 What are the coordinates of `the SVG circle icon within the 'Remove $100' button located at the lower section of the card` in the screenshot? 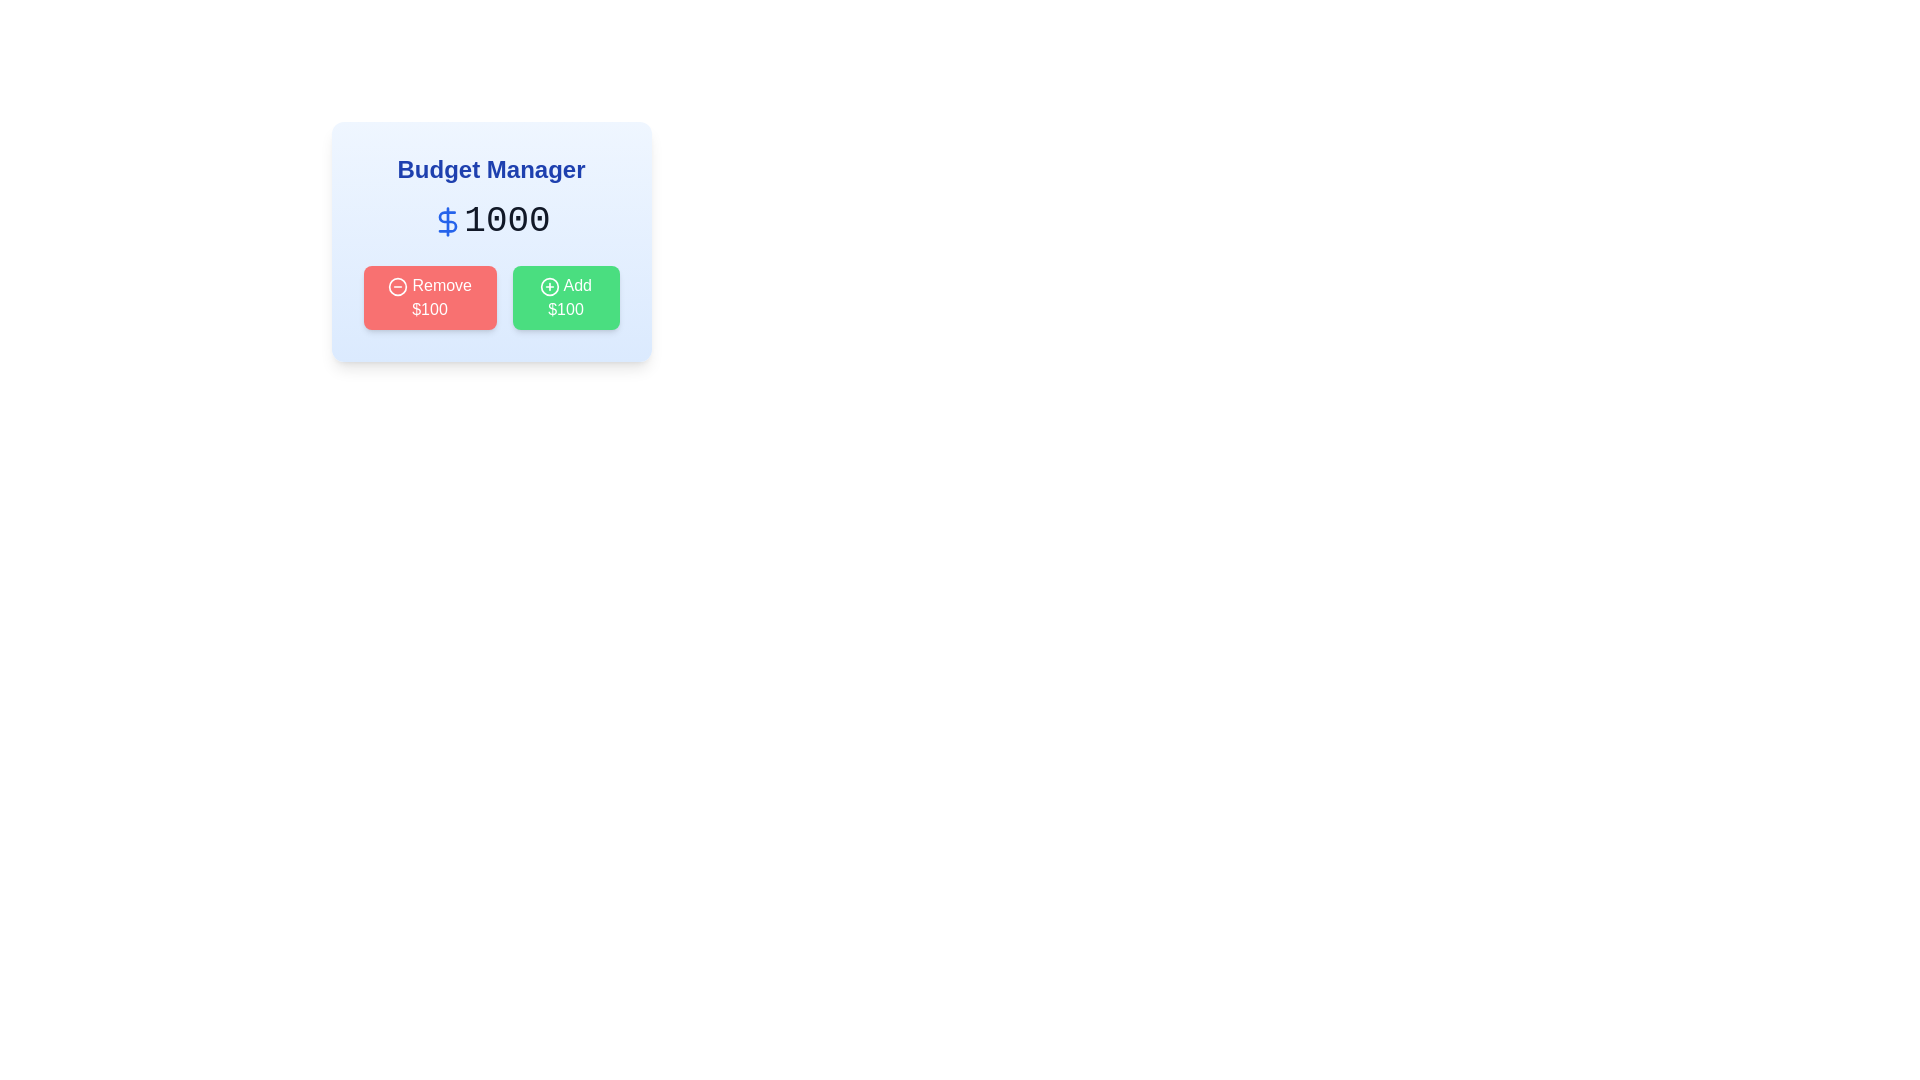 It's located at (398, 286).